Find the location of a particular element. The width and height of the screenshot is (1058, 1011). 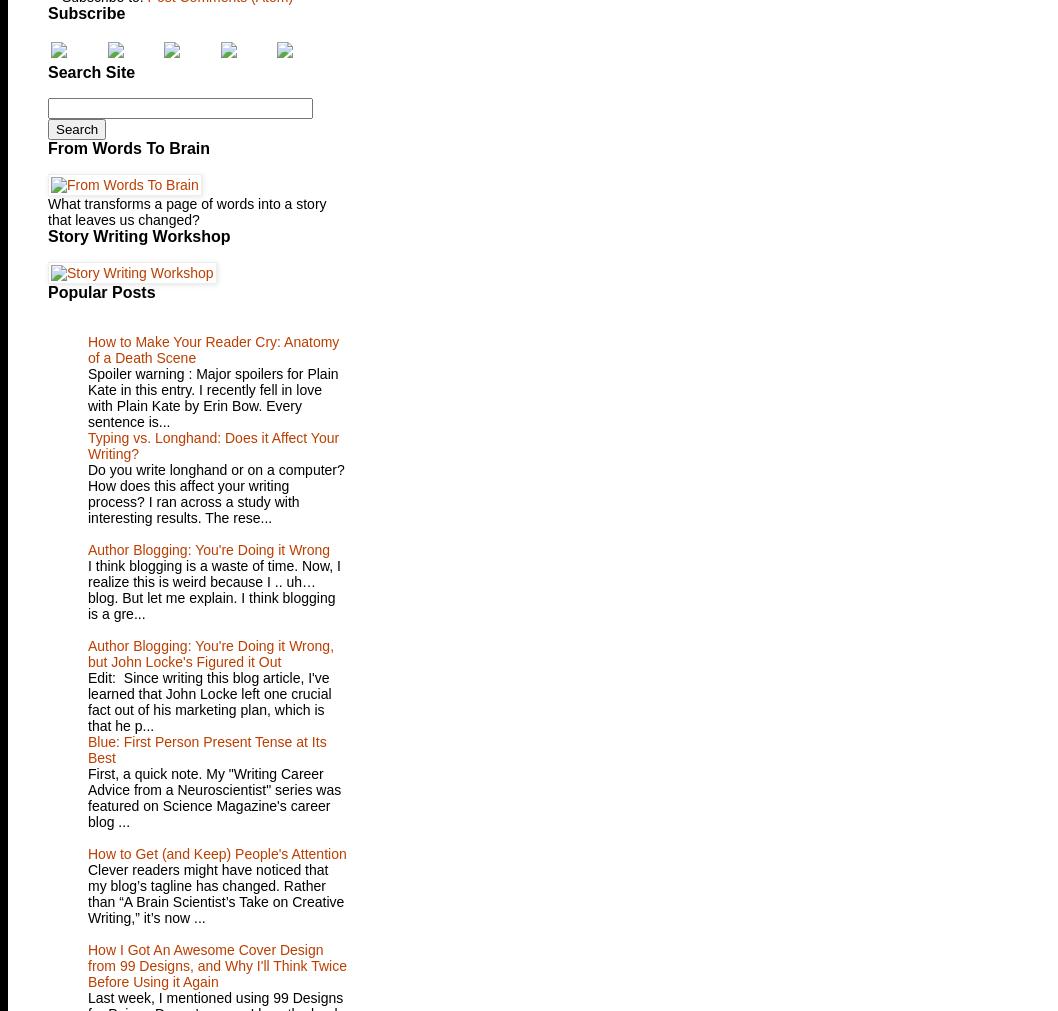

'Popular Posts' is located at coordinates (48, 292).